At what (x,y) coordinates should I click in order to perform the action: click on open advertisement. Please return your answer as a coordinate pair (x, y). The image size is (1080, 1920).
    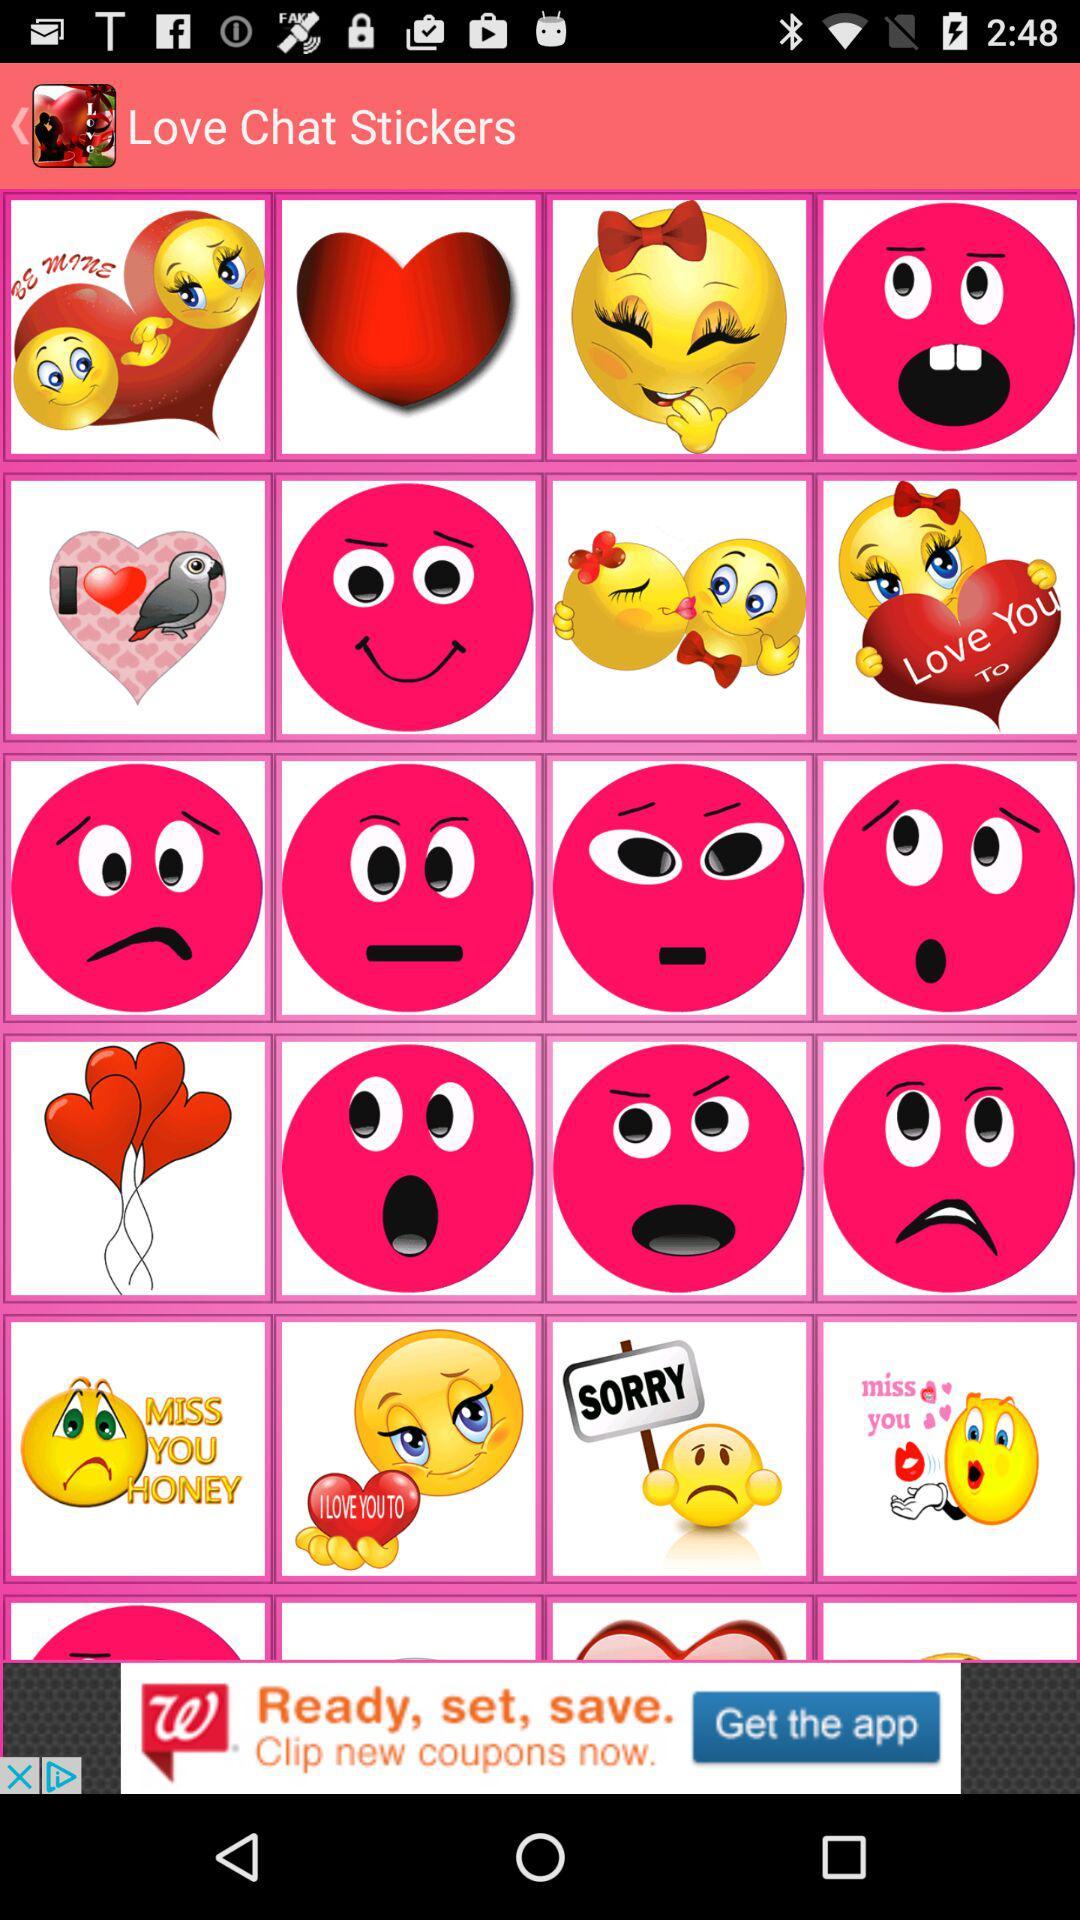
    Looking at the image, I should click on (540, 1727).